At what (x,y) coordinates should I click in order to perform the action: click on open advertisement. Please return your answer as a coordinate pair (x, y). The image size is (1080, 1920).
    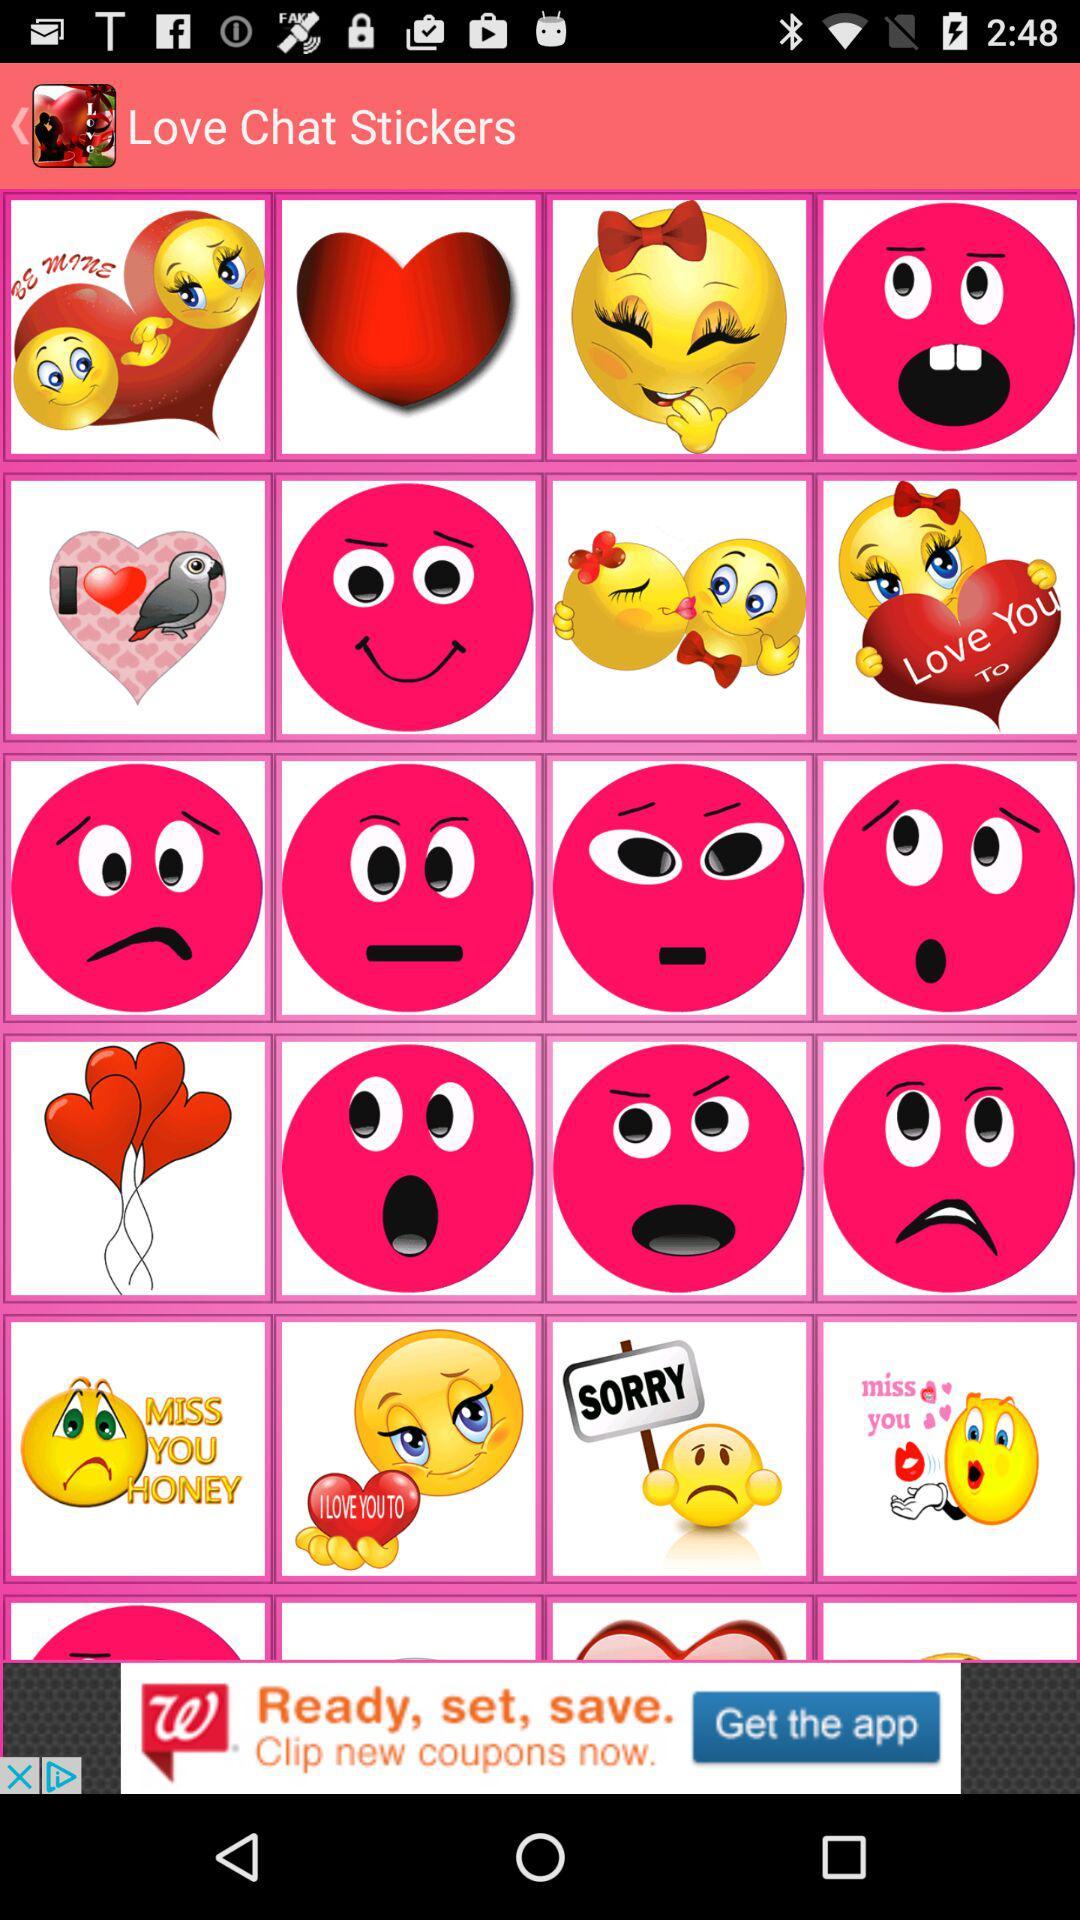
    Looking at the image, I should click on (540, 1727).